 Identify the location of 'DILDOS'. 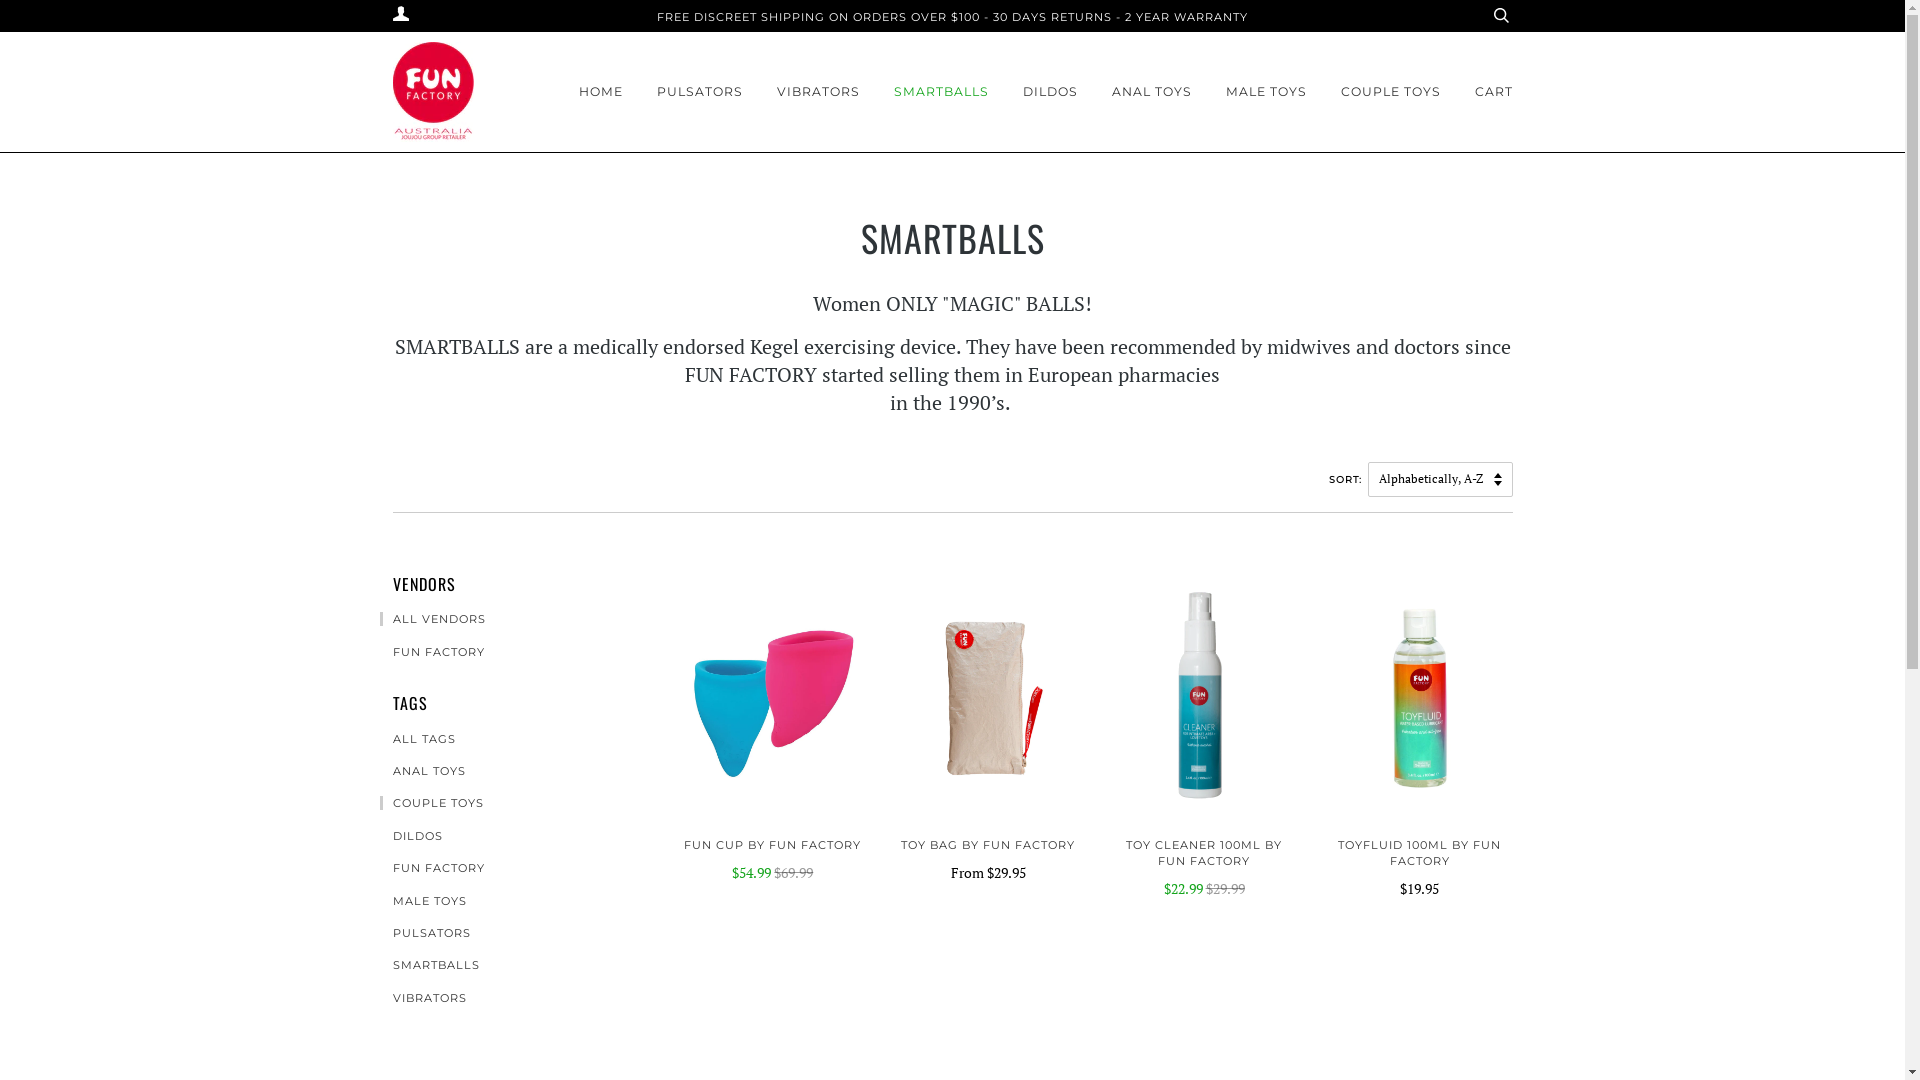
(1048, 92).